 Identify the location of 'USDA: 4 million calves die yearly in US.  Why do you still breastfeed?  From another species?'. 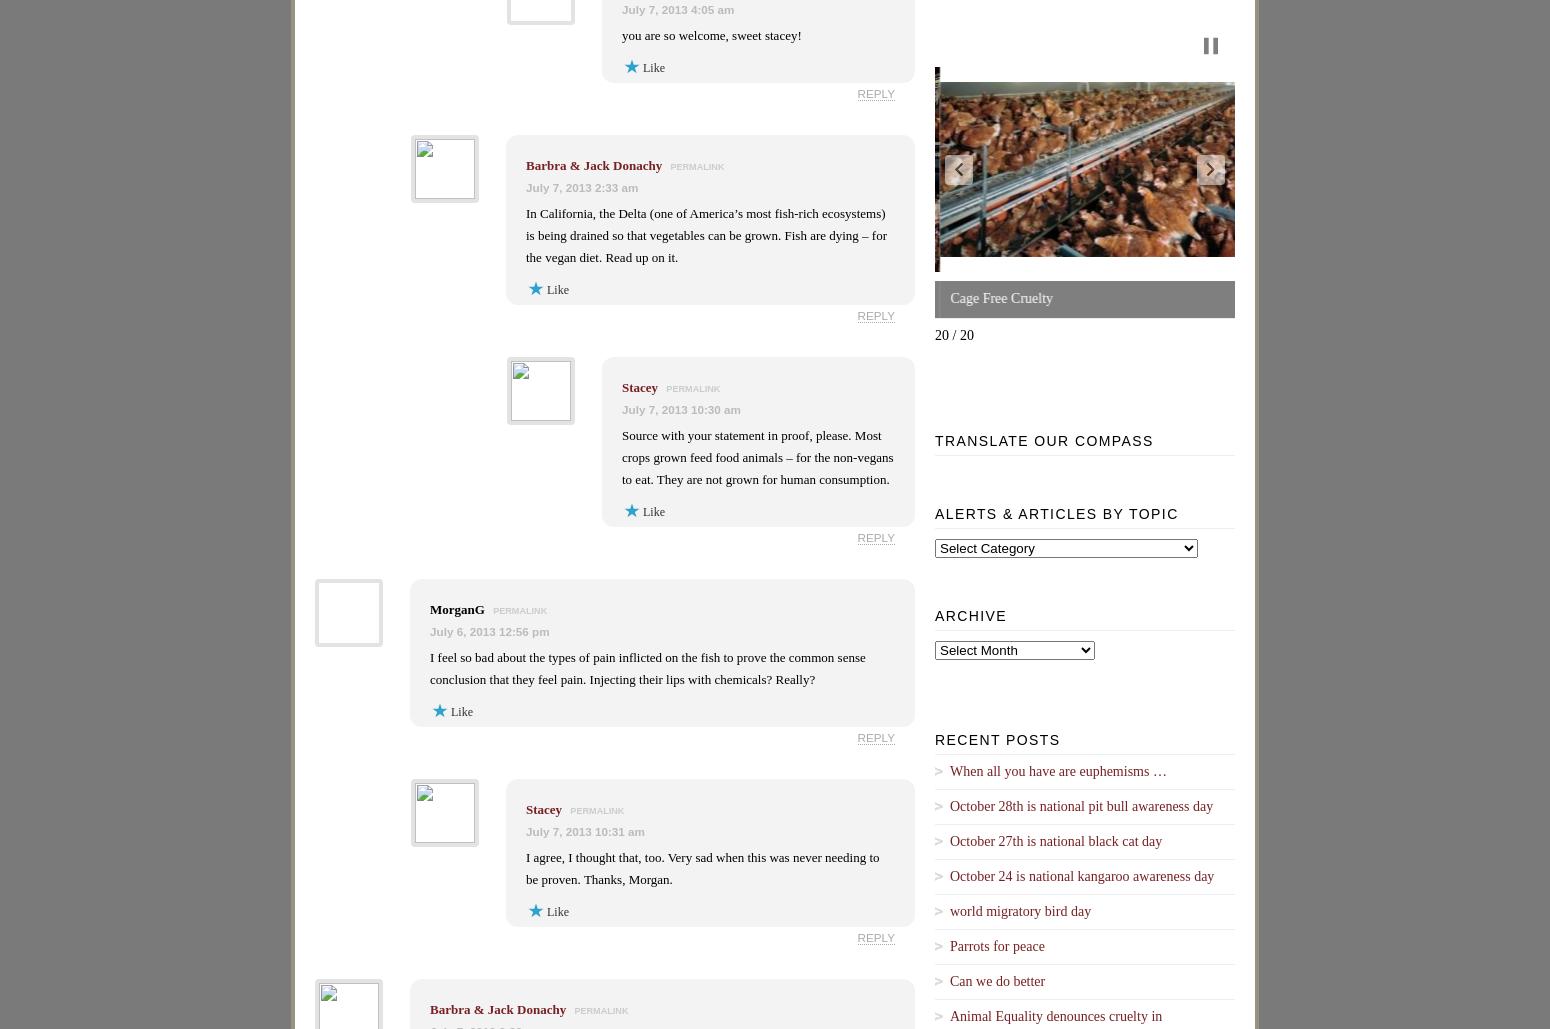
(1377, 289).